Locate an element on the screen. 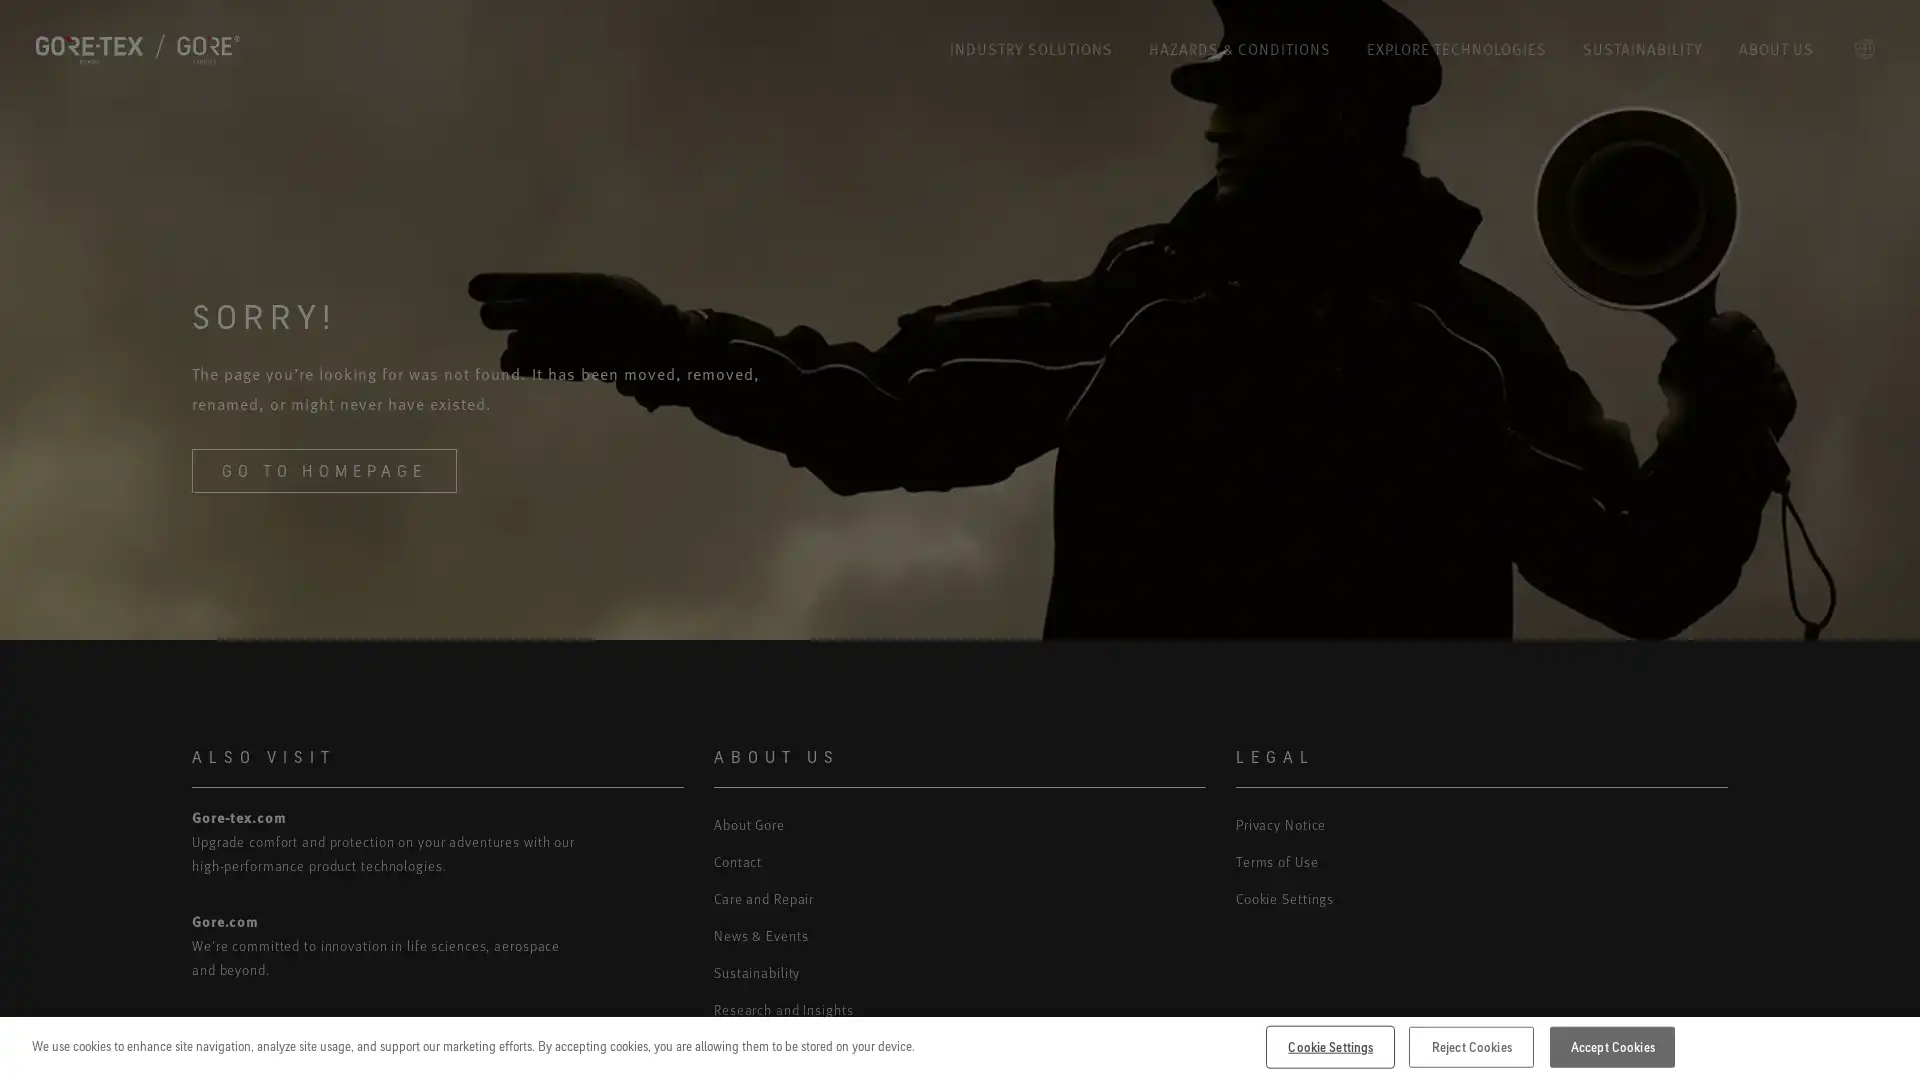 Image resolution: width=1920 pixels, height=1080 pixels. Cookie Settings is located at coordinates (1330, 1045).